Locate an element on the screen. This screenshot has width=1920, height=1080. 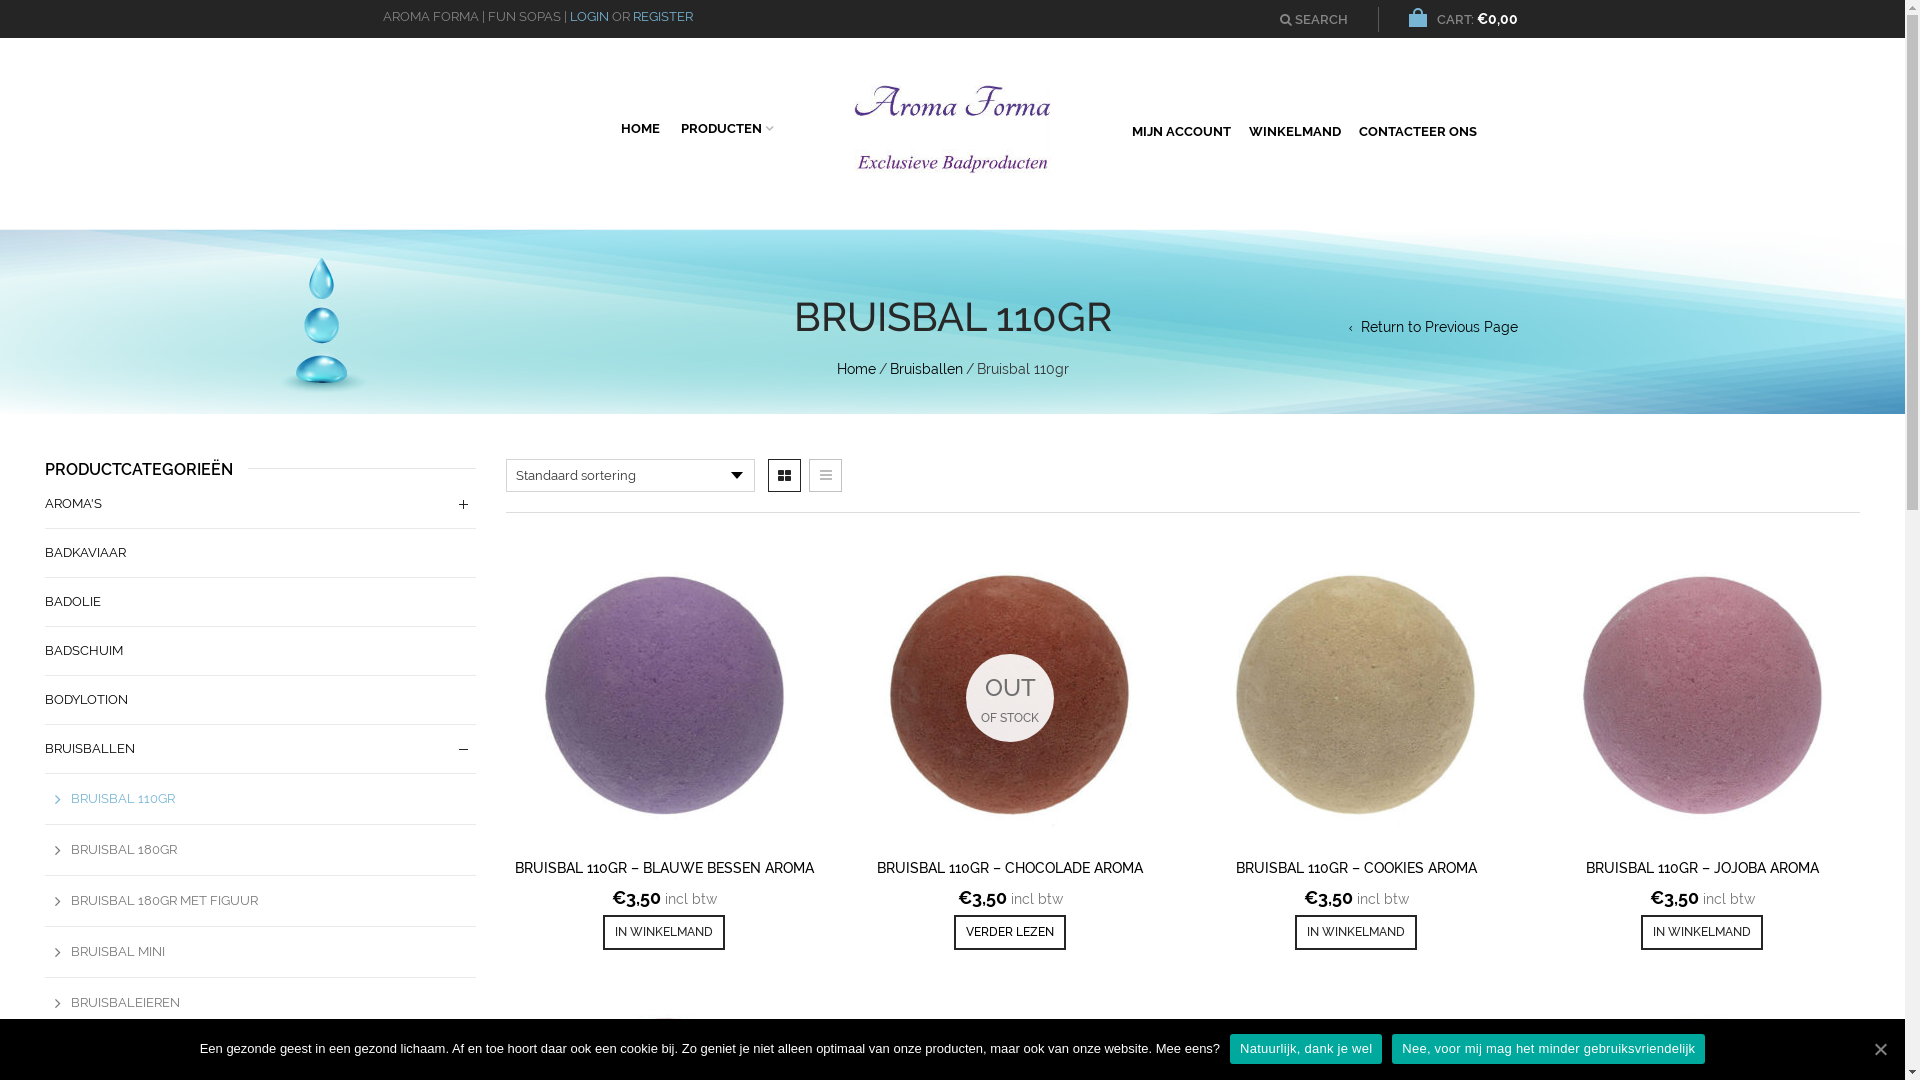
'Nee, voor mij mag het minder gebruiksvriendelijk' is located at coordinates (1547, 1048).